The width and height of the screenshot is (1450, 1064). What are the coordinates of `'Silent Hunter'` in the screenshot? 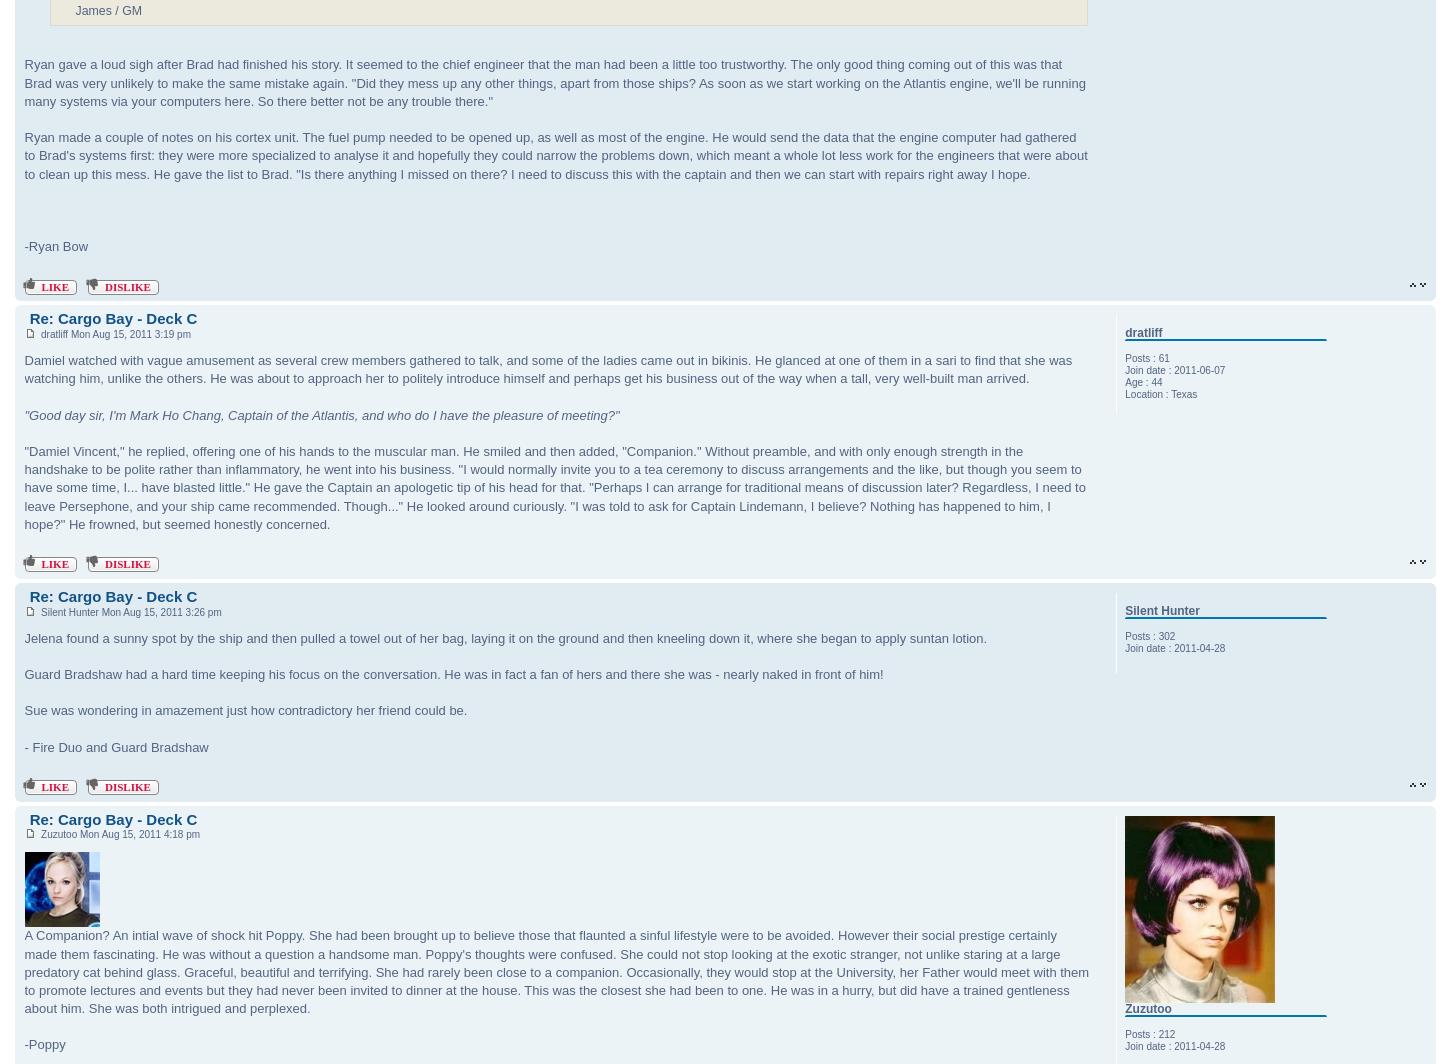 It's located at (1161, 609).